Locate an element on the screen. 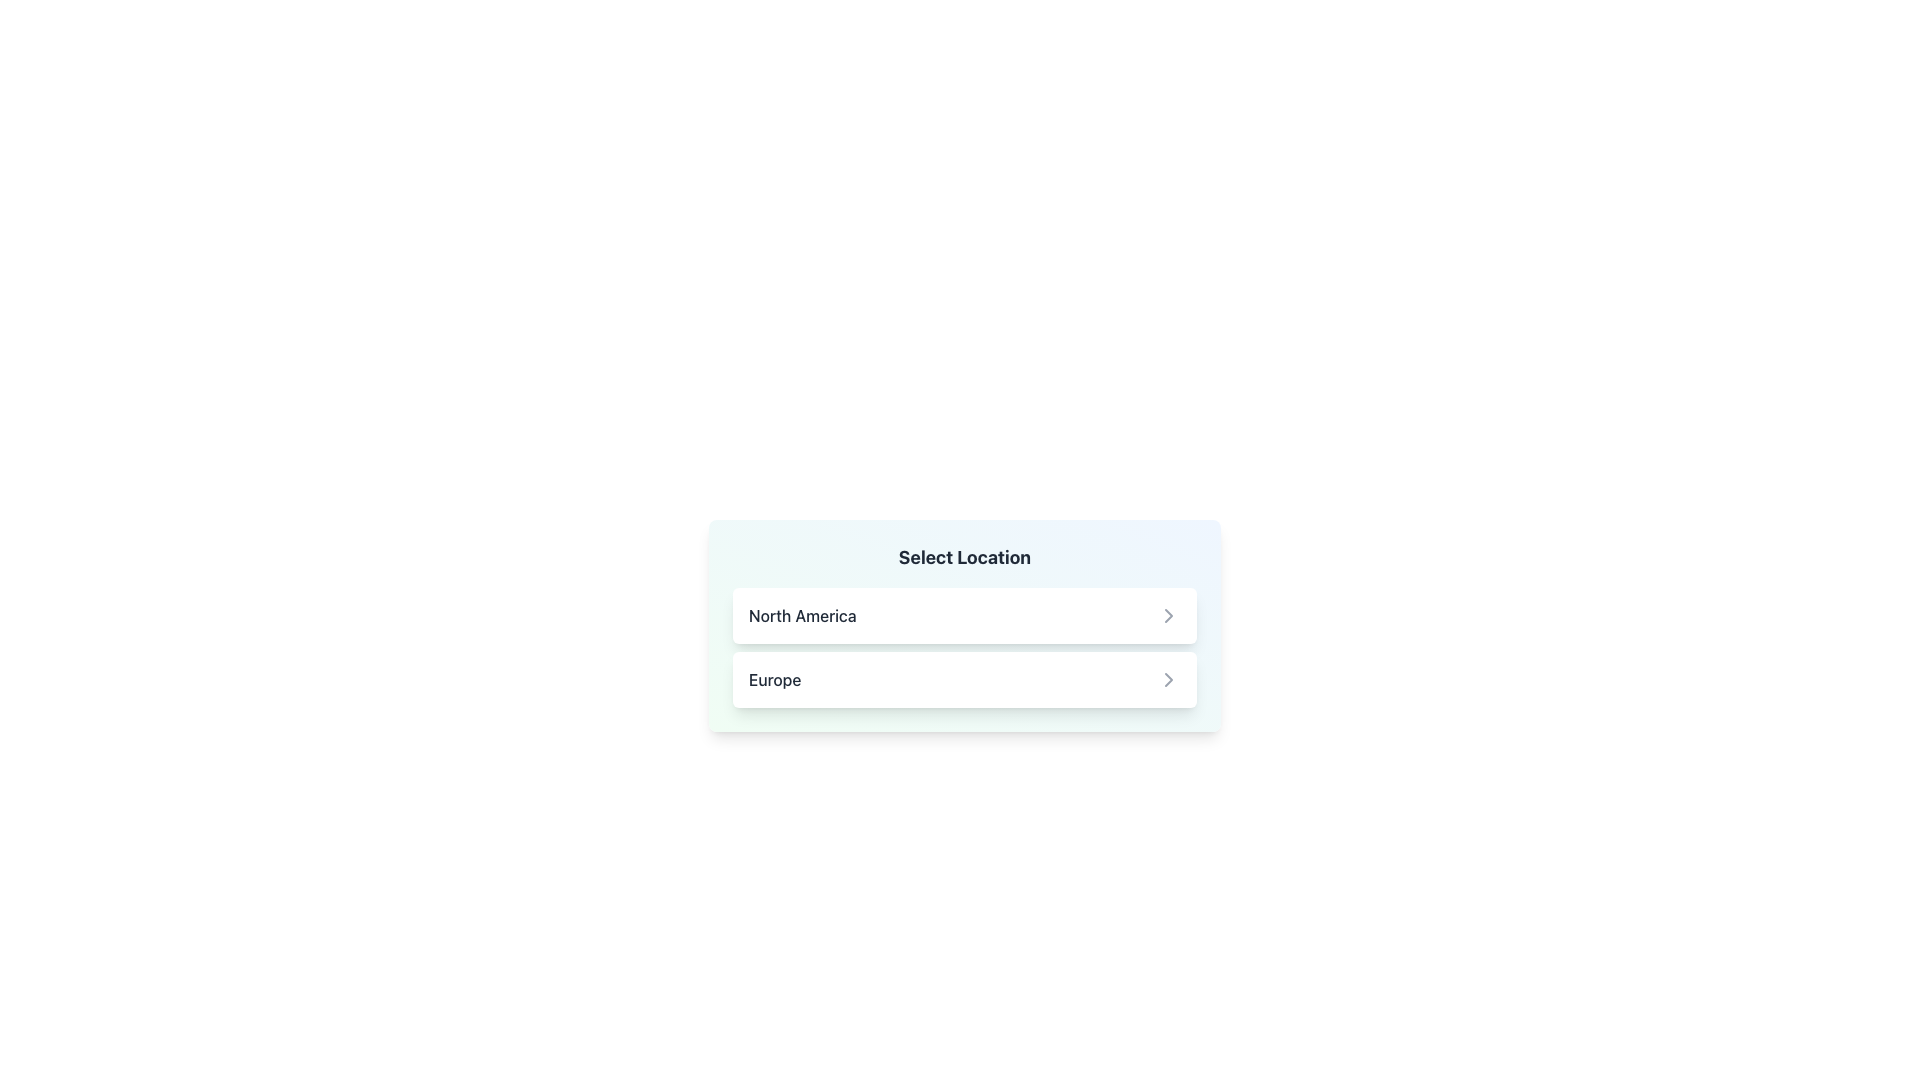 The image size is (1920, 1080). the small rightward arrow icon located to the far right of the 'Europe' option row is located at coordinates (1169, 678).